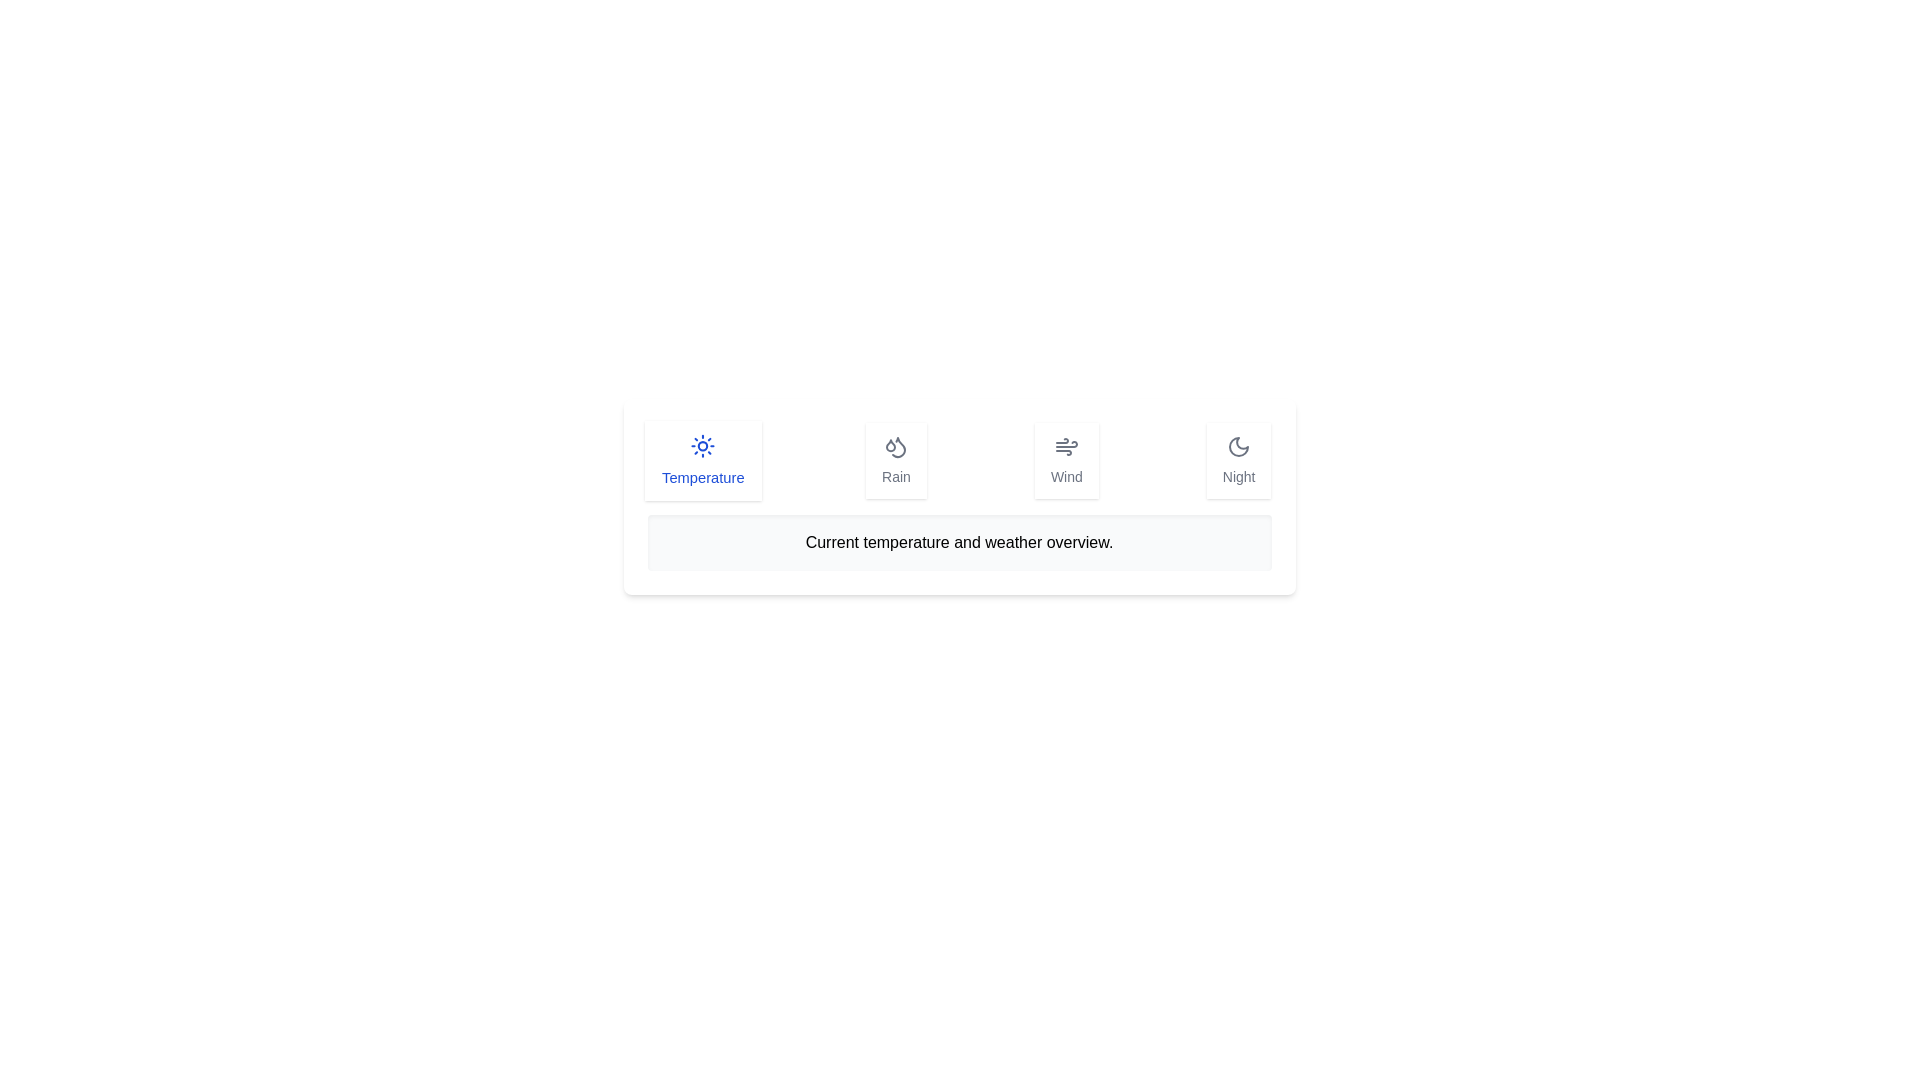 The width and height of the screenshot is (1920, 1080). Describe the element at coordinates (958, 461) in the screenshot. I see `the horizontal navigation bar containing the items 'Temperature,' 'Rain,' 'Wind,' and 'Night' located at the top-center of the interface` at that location.